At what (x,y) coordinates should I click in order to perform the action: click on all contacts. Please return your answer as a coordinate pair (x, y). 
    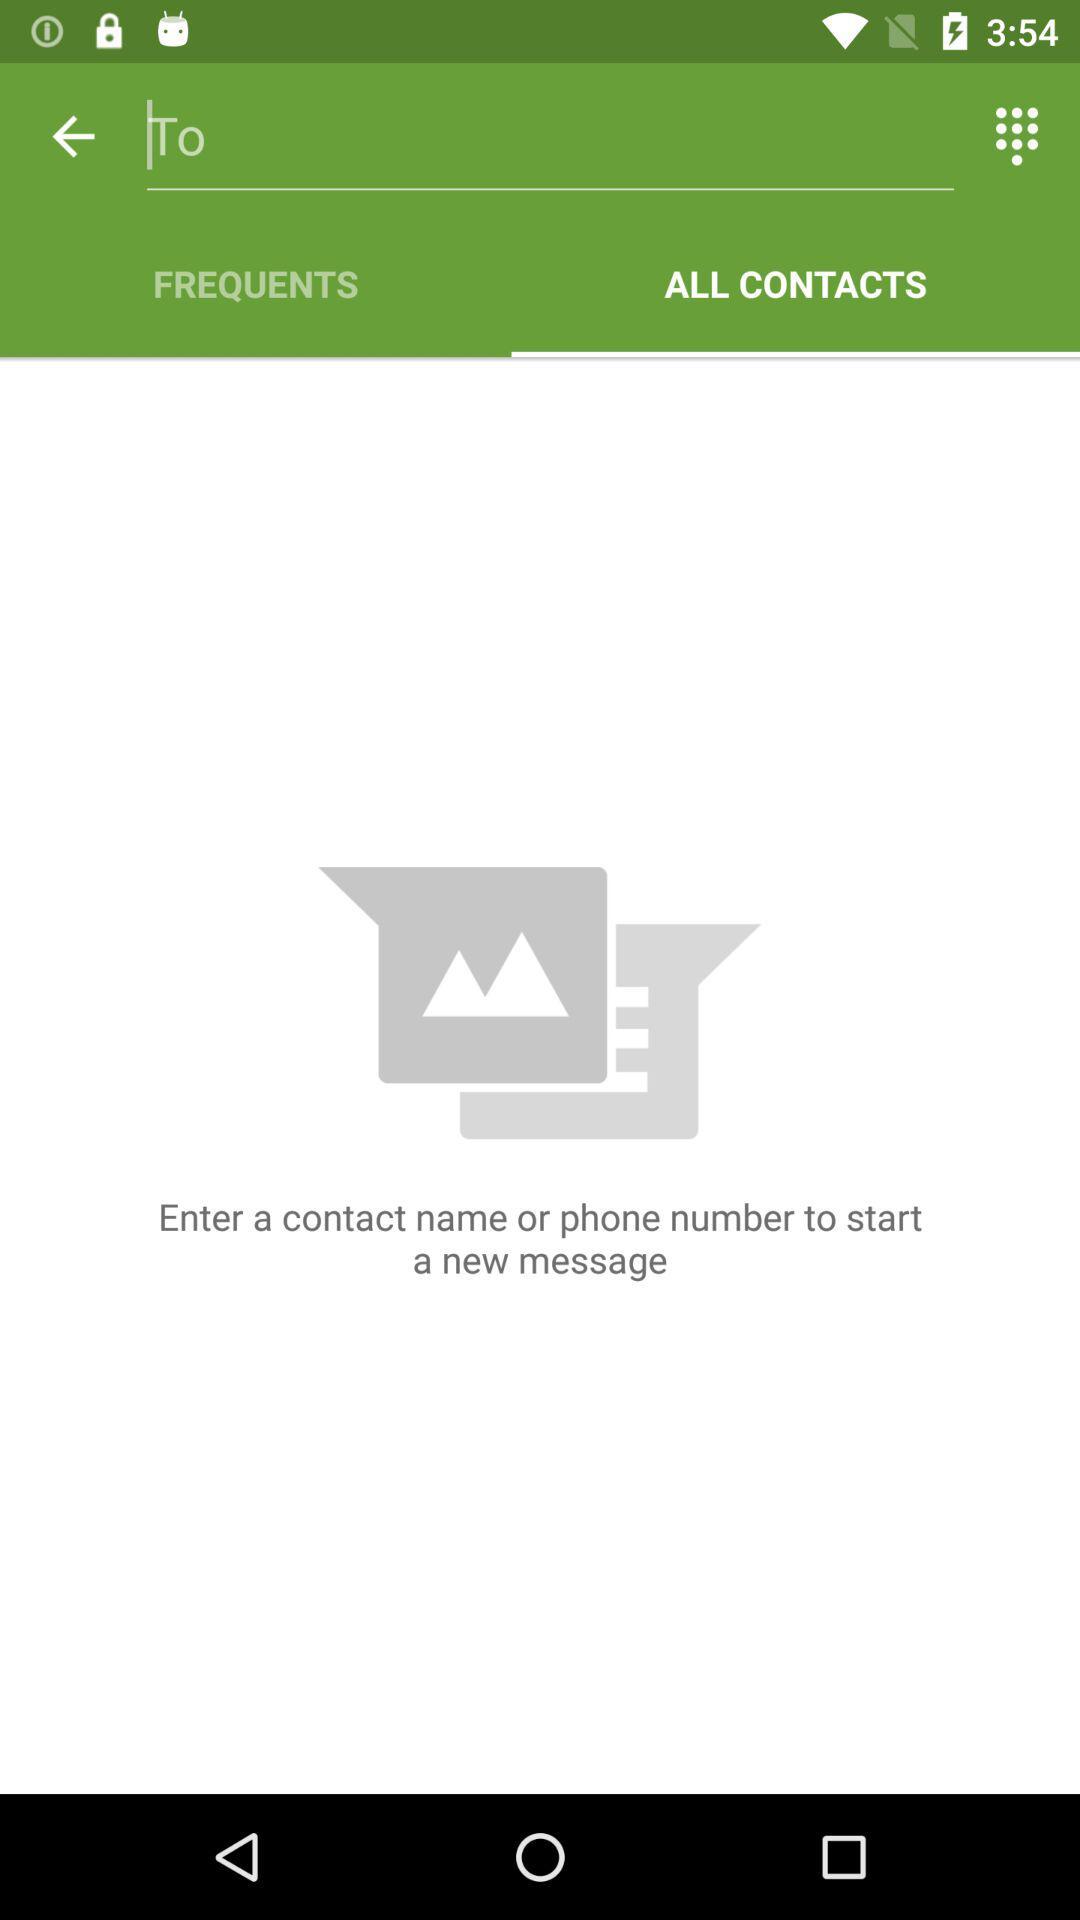
    Looking at the image, I should click on (794, 282).